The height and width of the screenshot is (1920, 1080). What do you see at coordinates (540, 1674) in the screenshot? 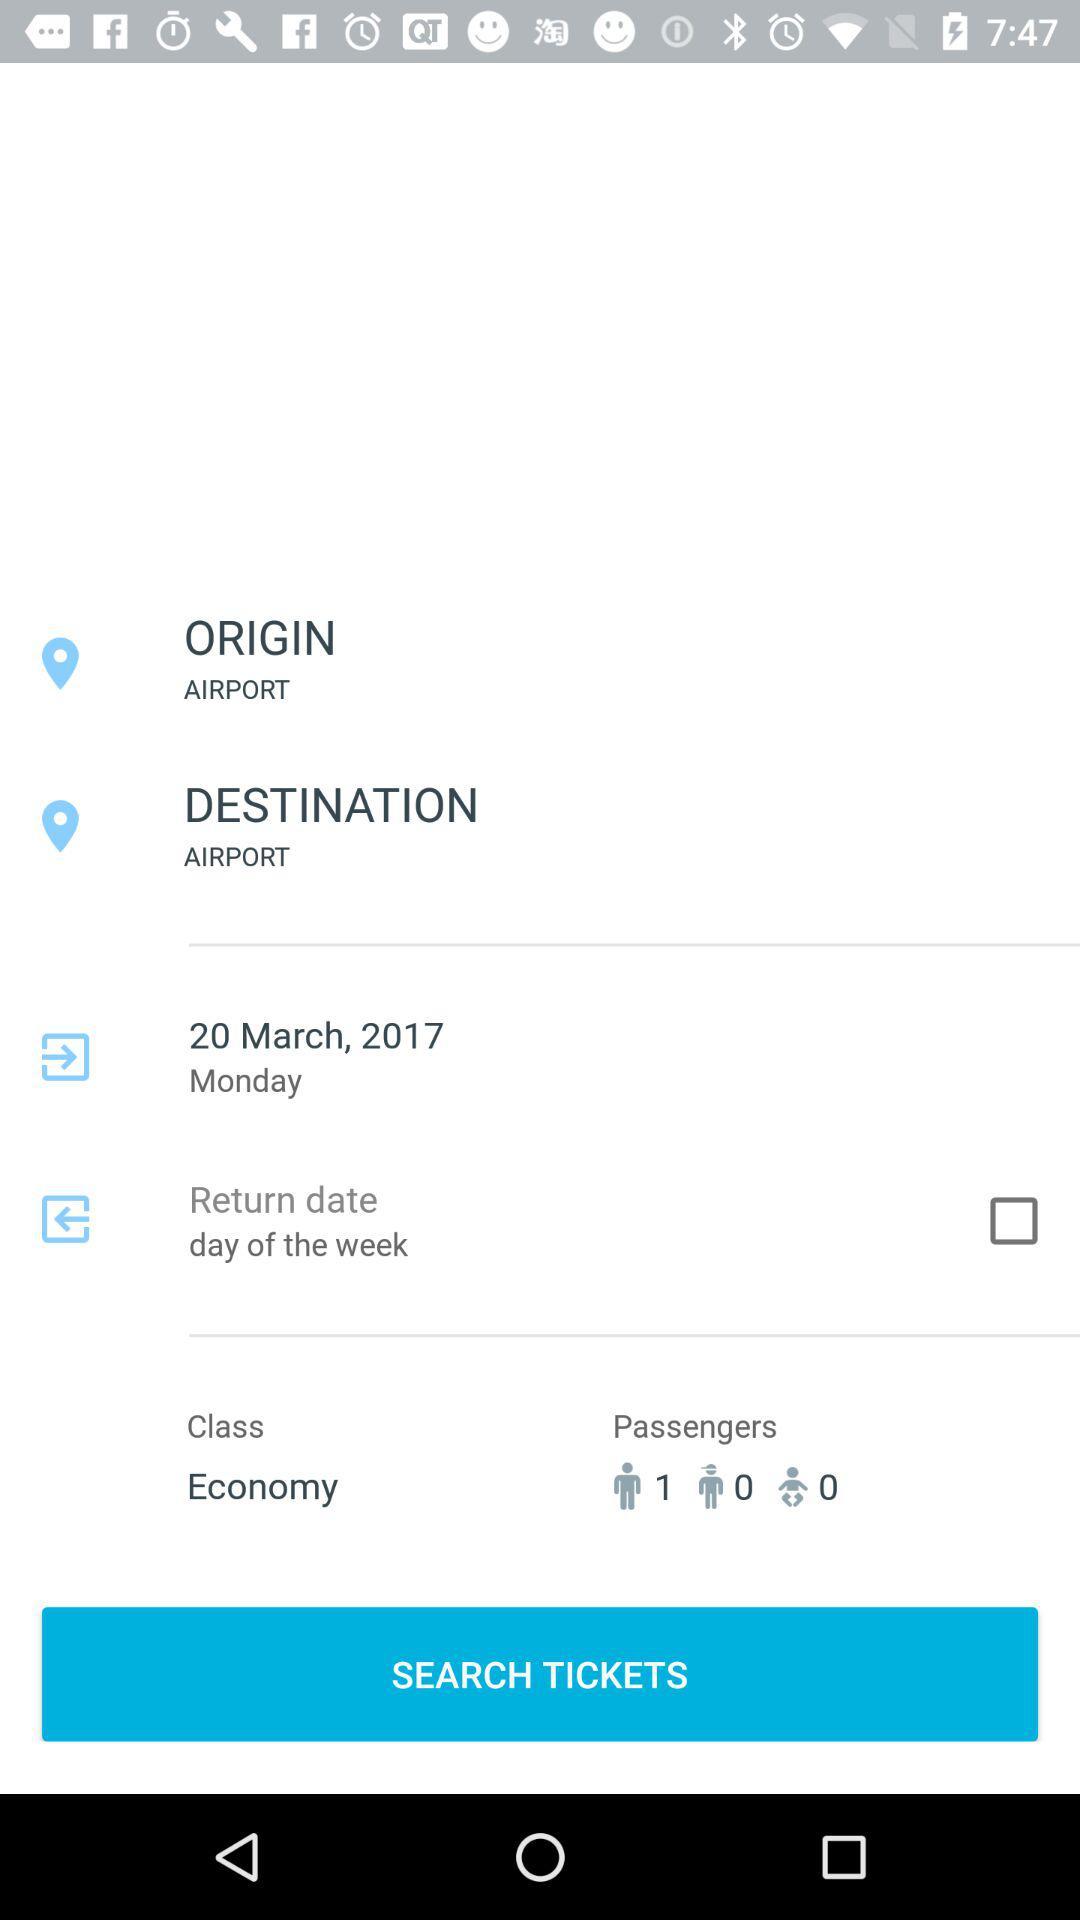
I see `search tickets button` at bounding box center [540, 1674].